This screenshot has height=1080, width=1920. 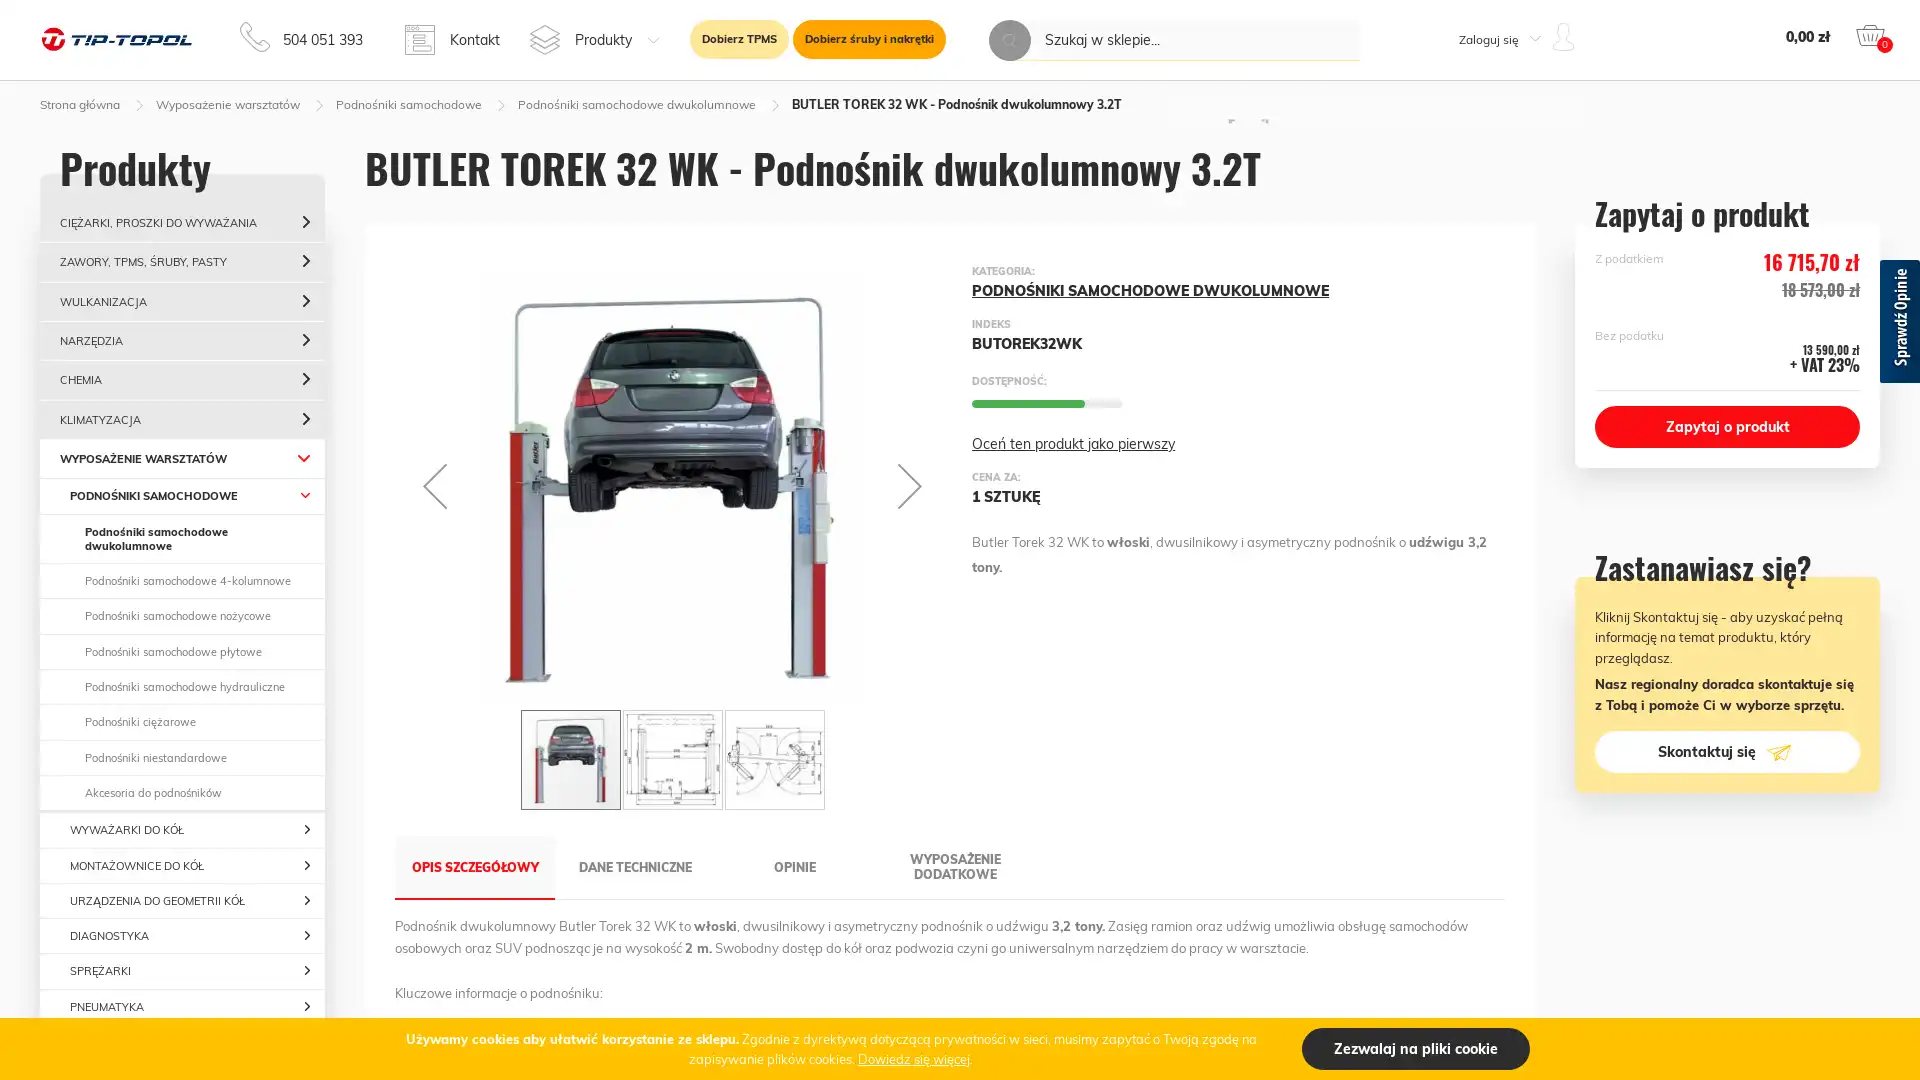 I want to click on Zezwalaj na pliki cookie, so click(x=1415, y=1048).